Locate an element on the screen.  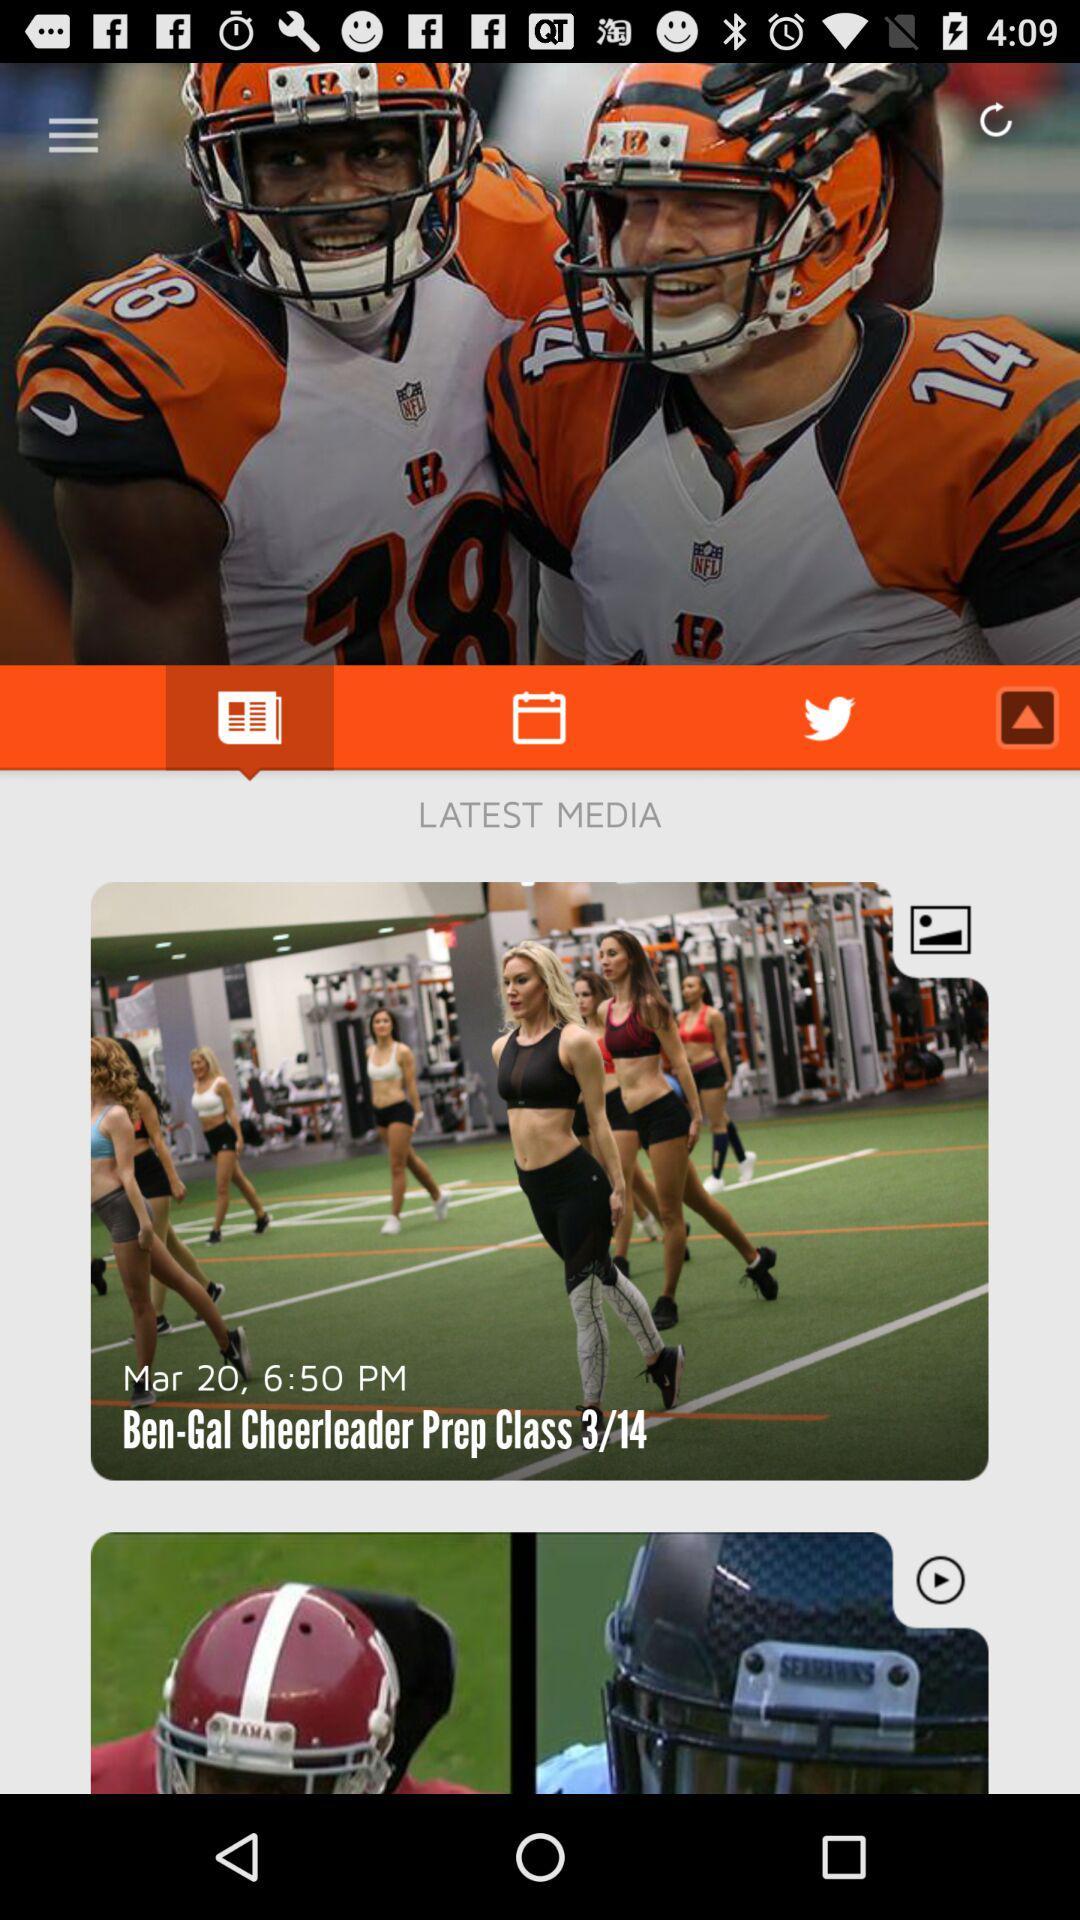
the ben gal cheerleader item is located at coordinates (384, 1429).